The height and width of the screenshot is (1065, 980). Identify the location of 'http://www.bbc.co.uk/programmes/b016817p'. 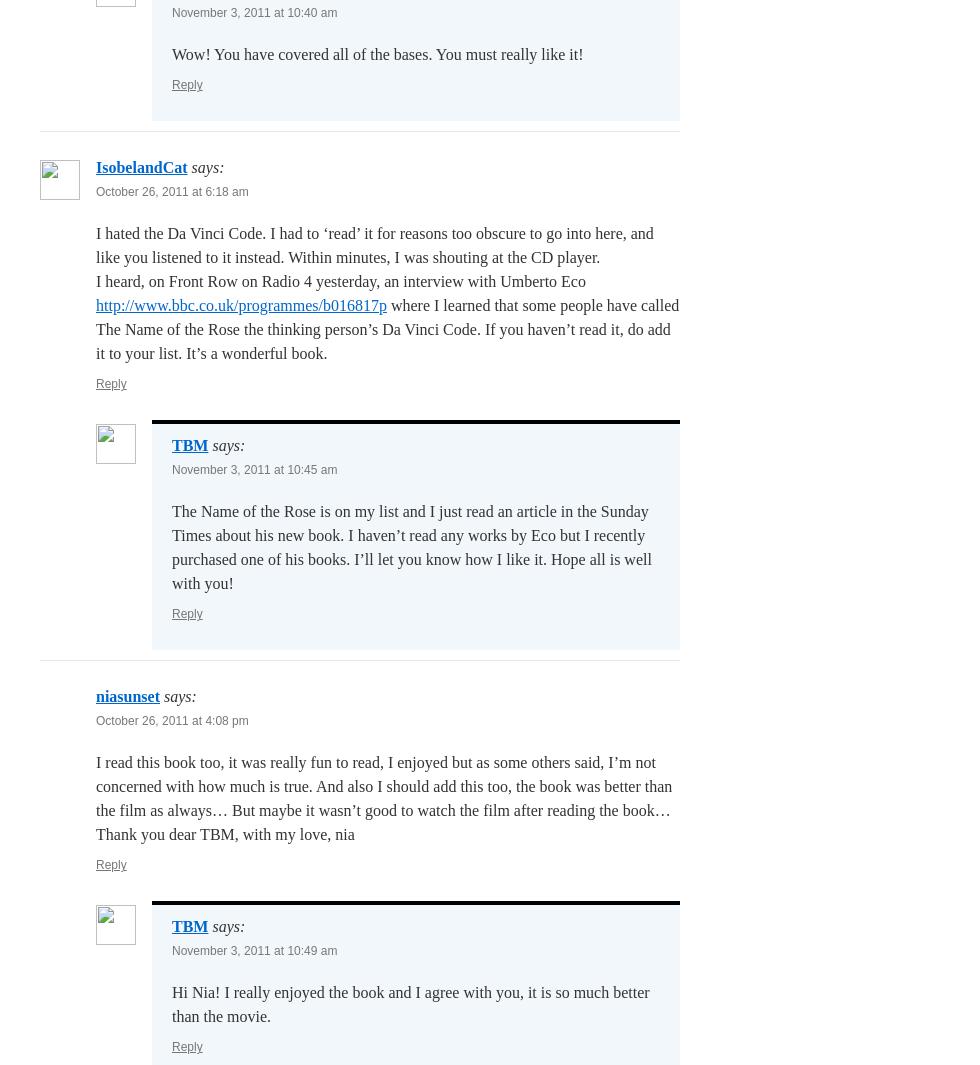
(240, 304).